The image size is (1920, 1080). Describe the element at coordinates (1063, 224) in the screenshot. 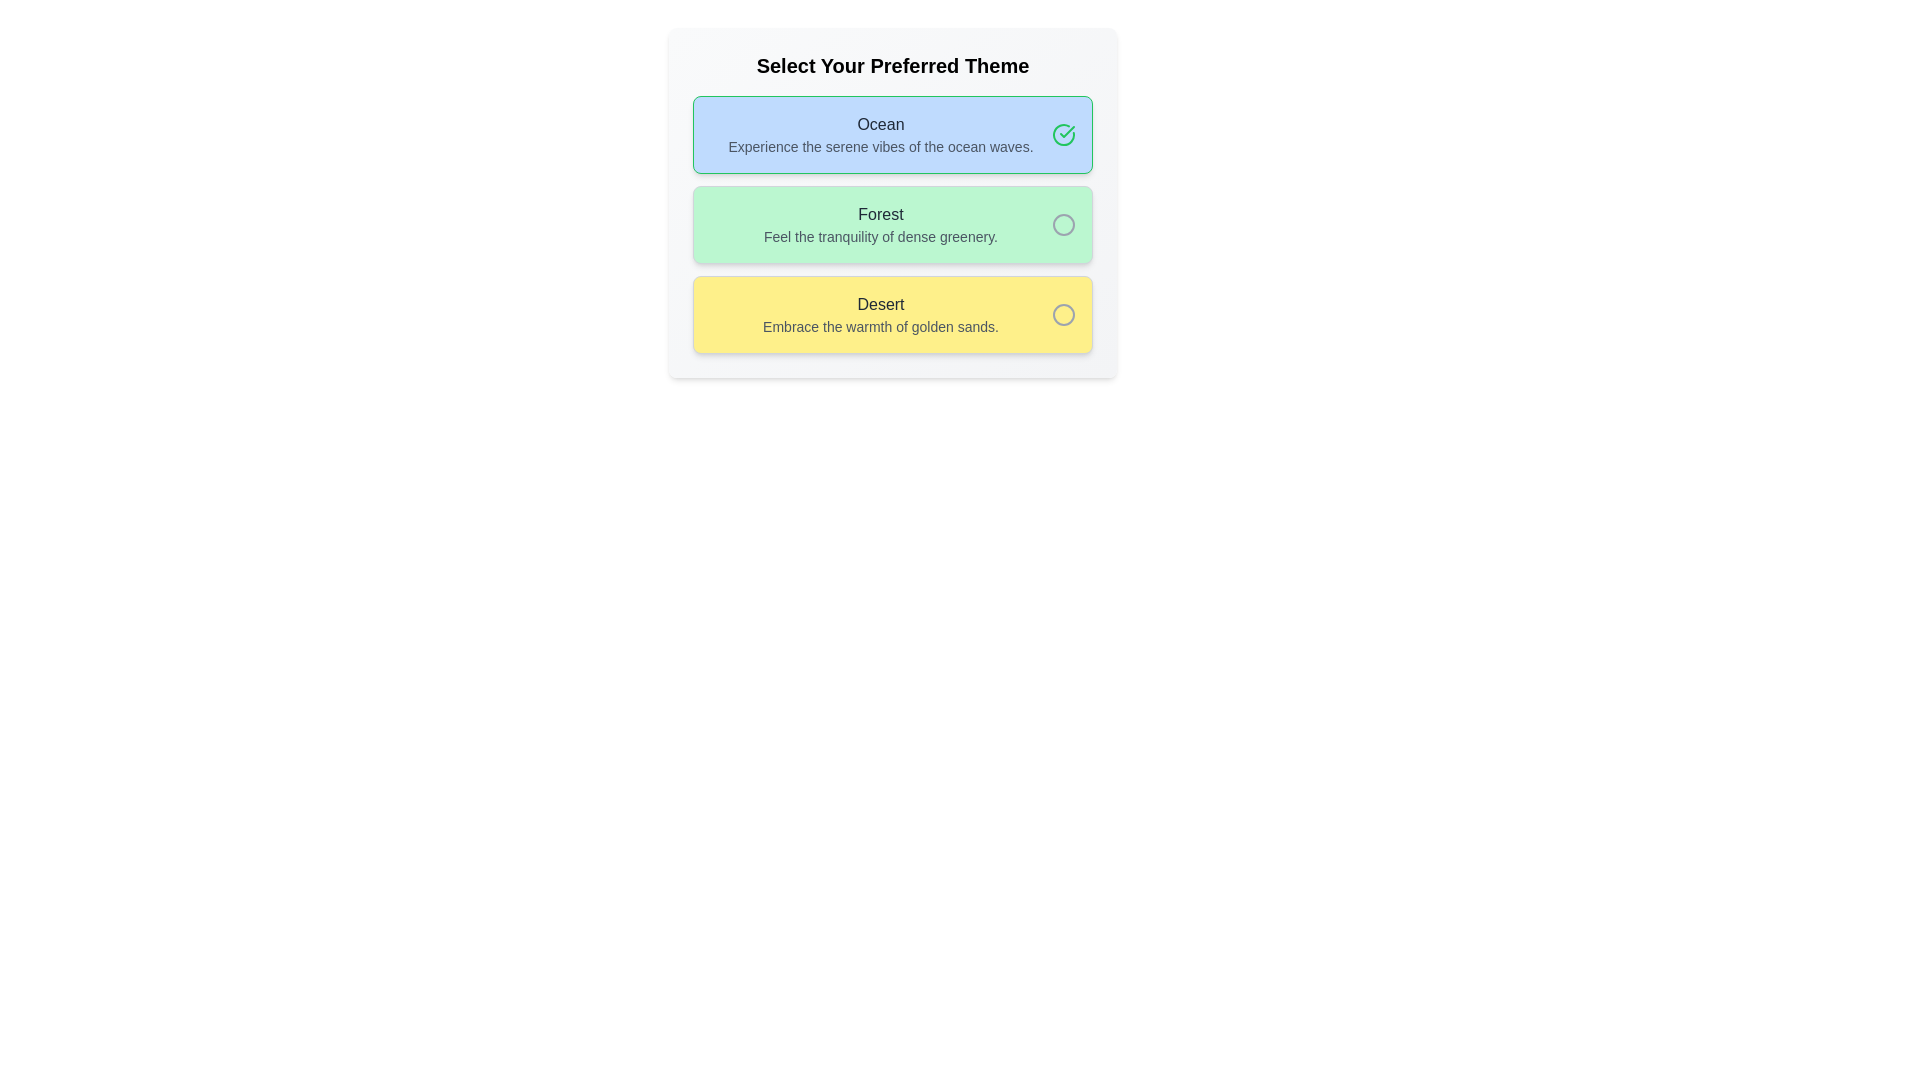

I see `the radio button indicating the selection state of the 'Forest' theme within the option group` at that location.